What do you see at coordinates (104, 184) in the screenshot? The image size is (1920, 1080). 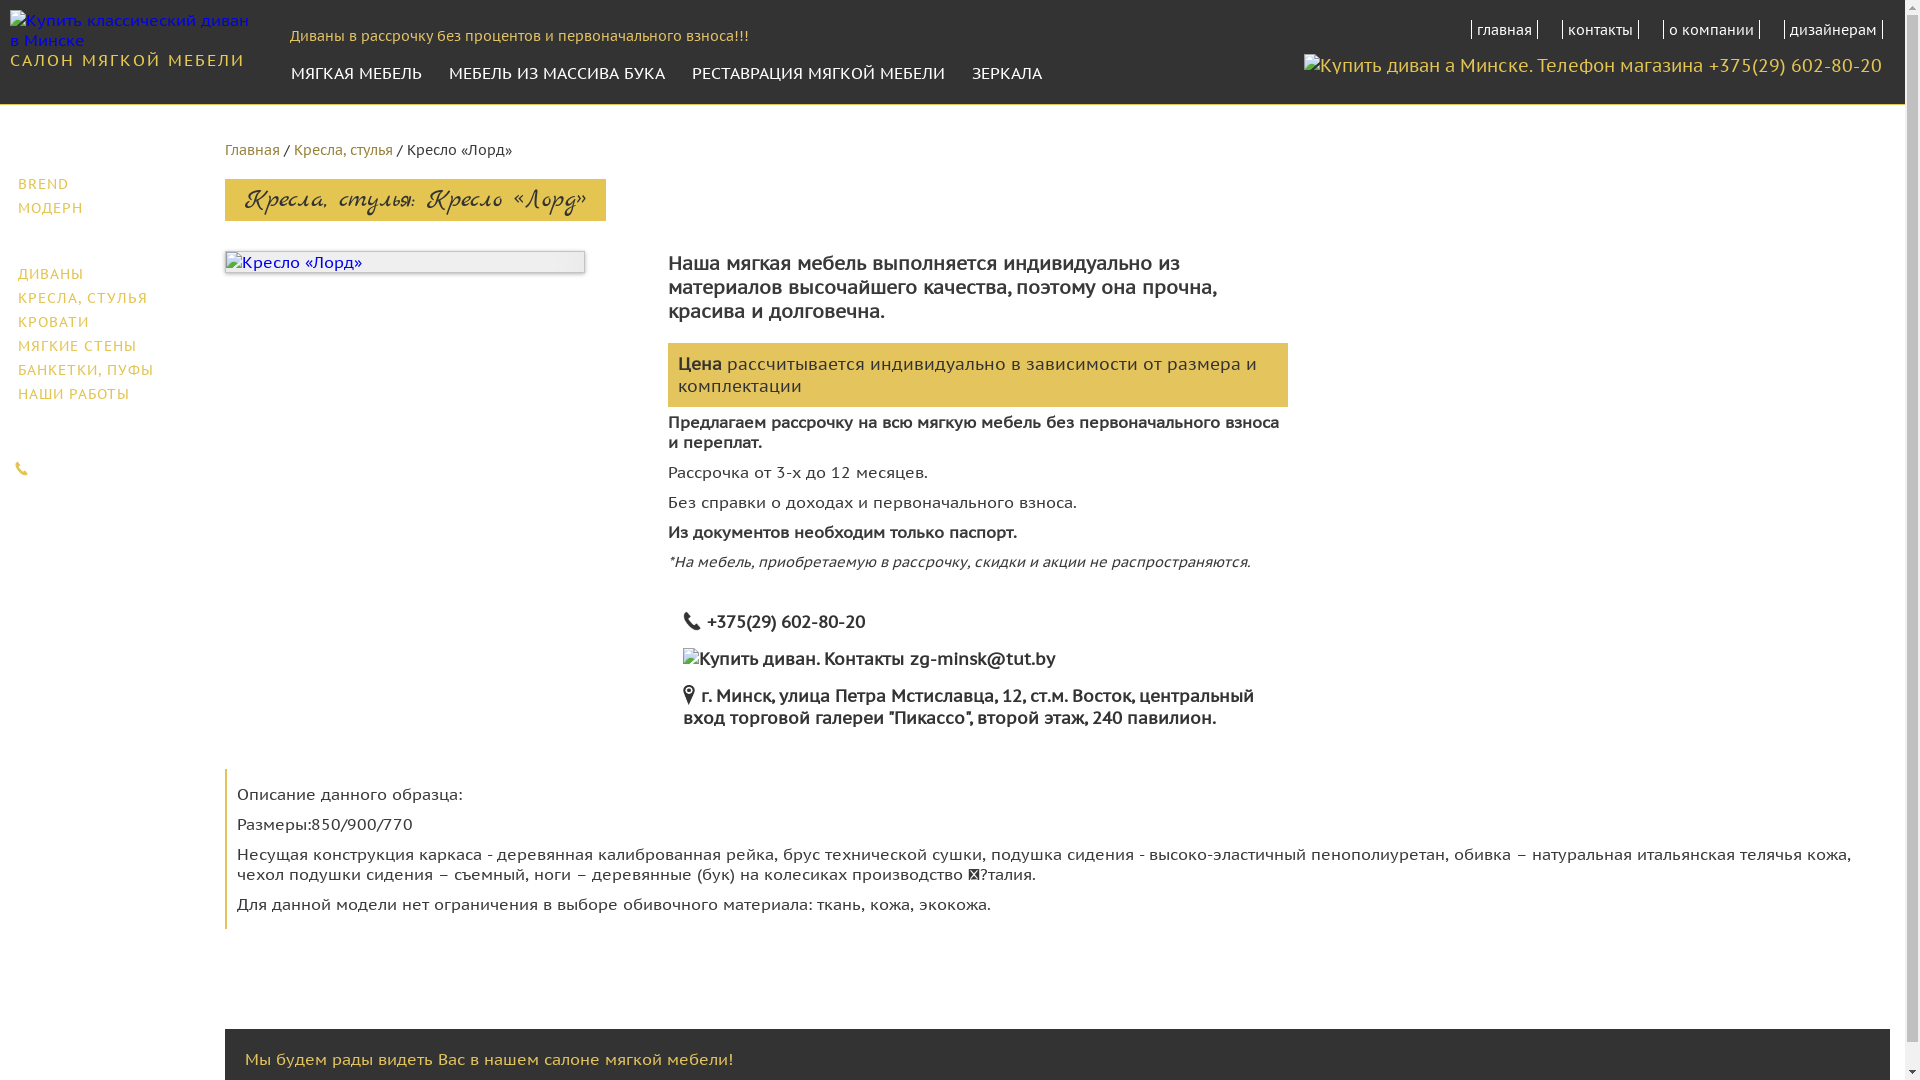 I see `'BREND'` at bounding box center [104, 184].